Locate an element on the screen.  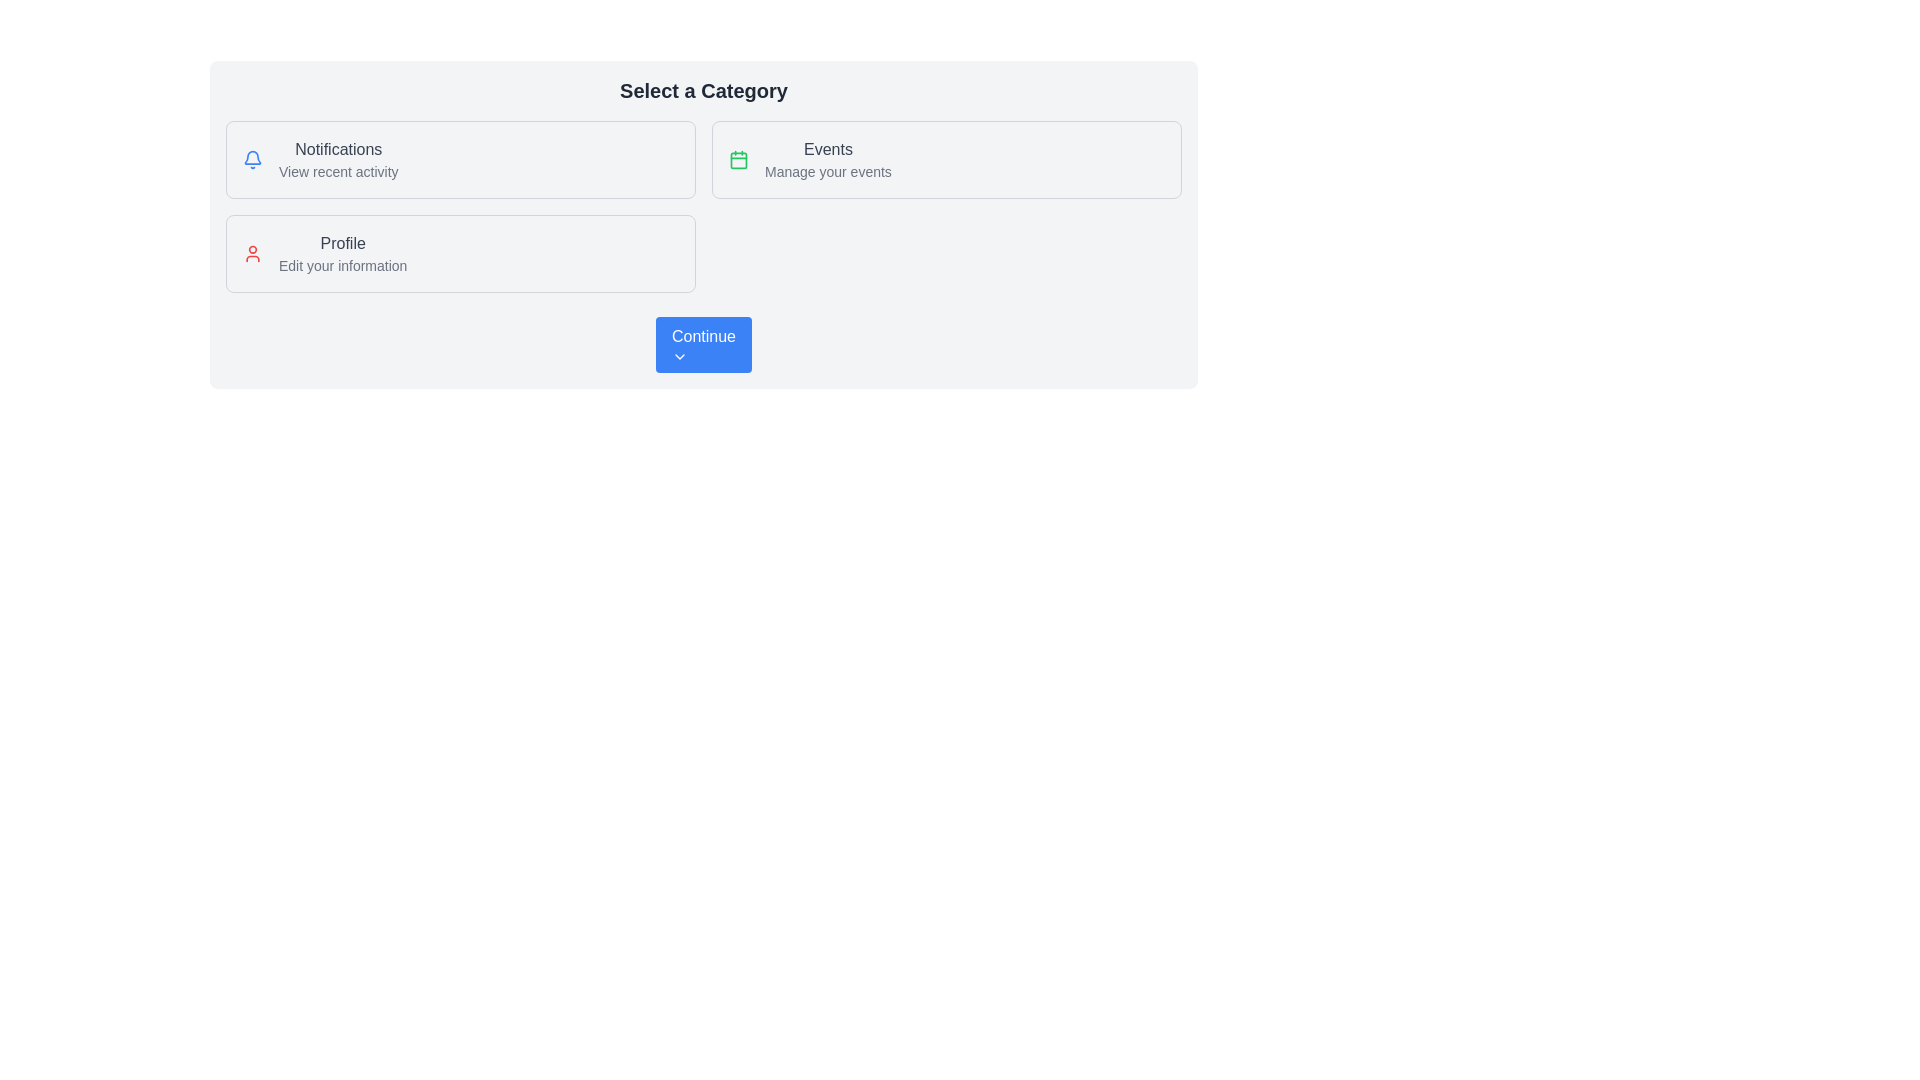
the small green calendar icon located to the left of the 'Events' label in the upper-right section of the layout grid is located at coordinates (738, 158).